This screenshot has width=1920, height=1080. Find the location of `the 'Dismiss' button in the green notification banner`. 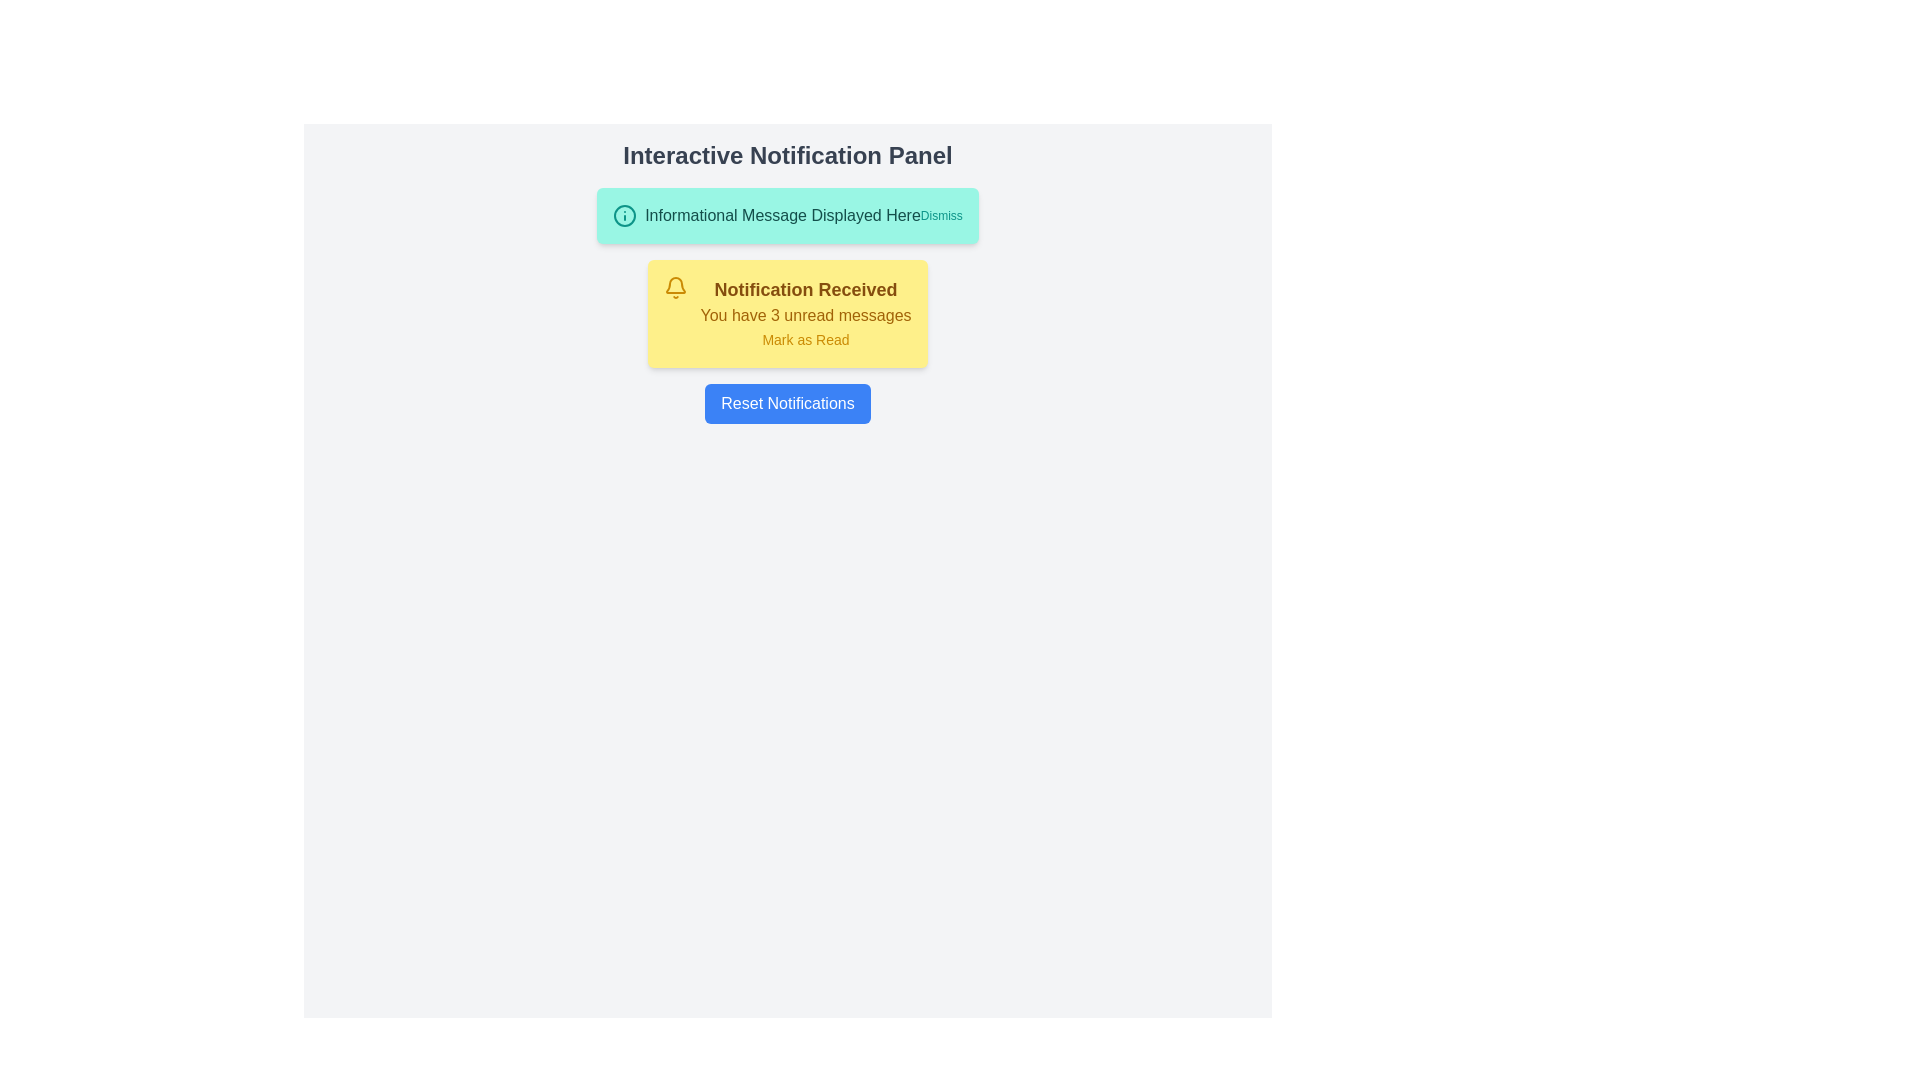

the 'Dismiss' button in the green notification banner is located at coordinates (940, 216).